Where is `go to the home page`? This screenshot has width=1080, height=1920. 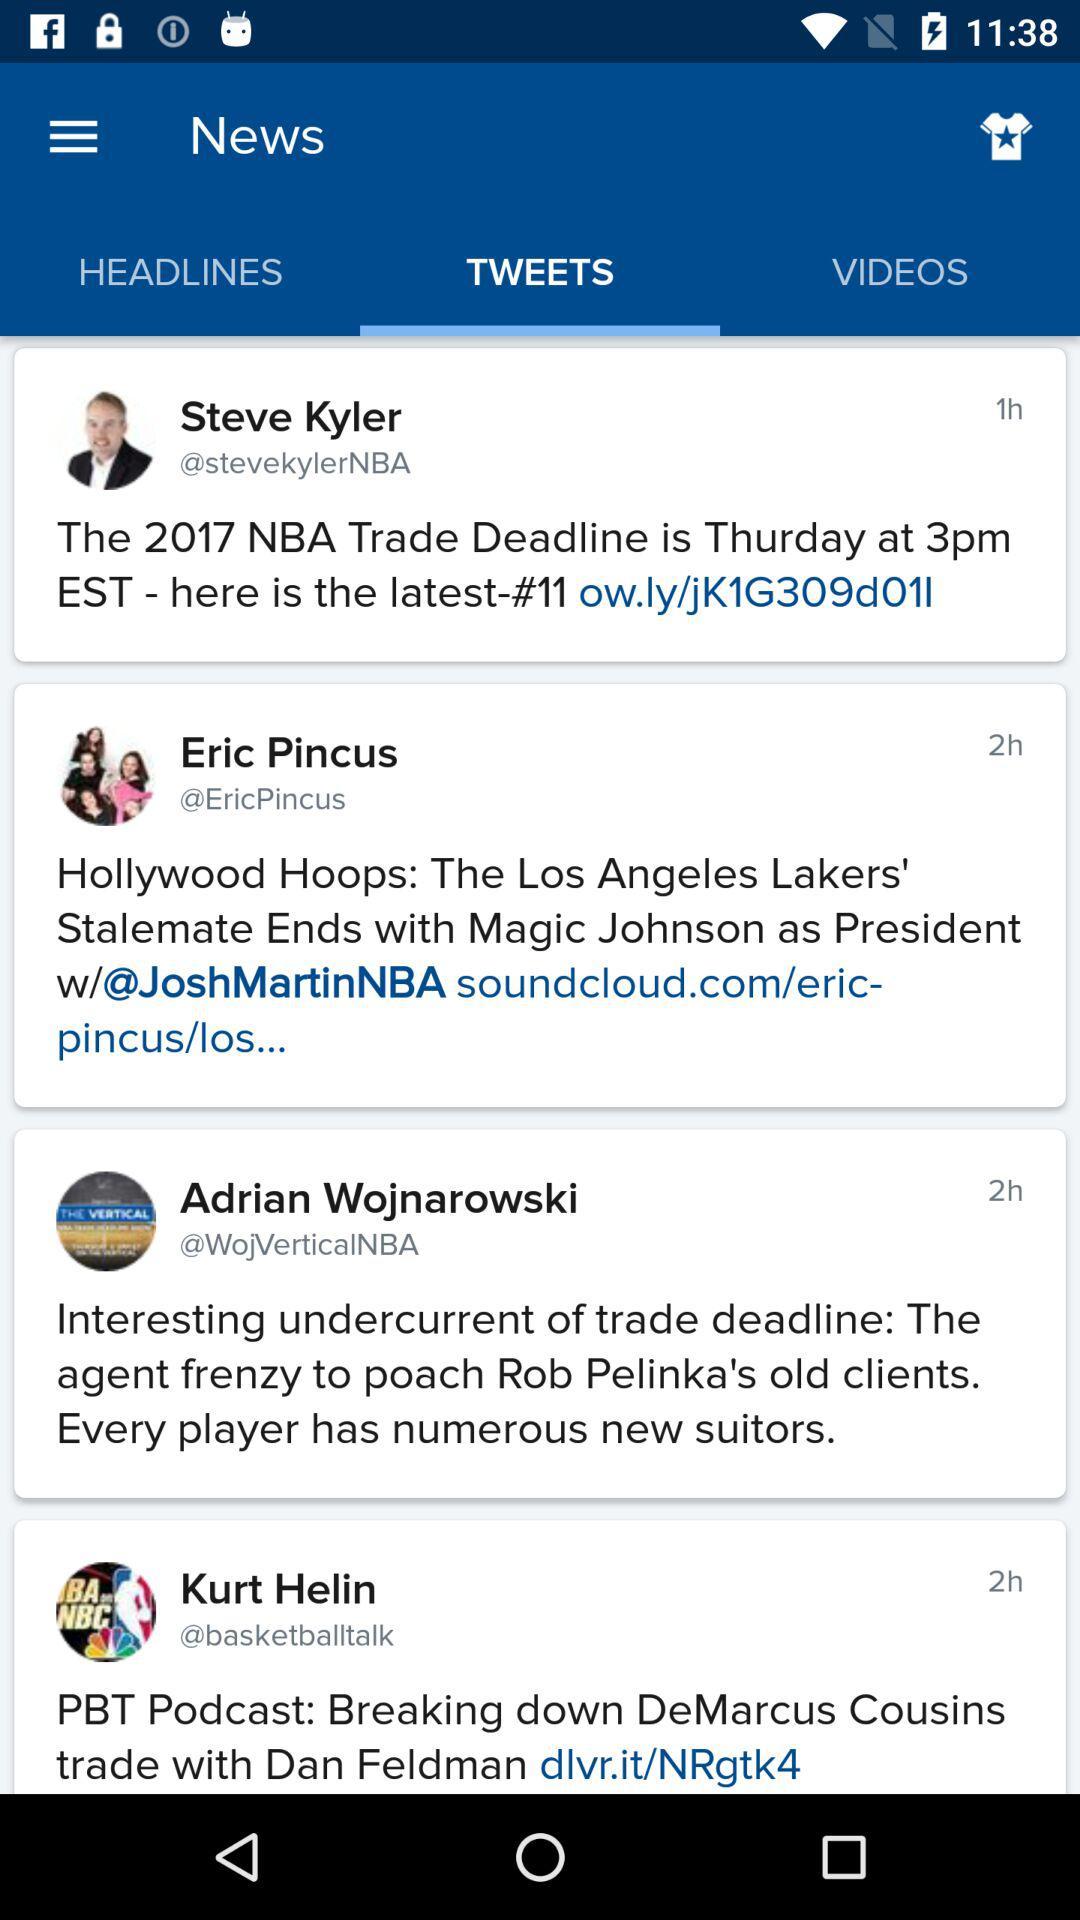
go to the home page is located at coordinates (1006, 135).